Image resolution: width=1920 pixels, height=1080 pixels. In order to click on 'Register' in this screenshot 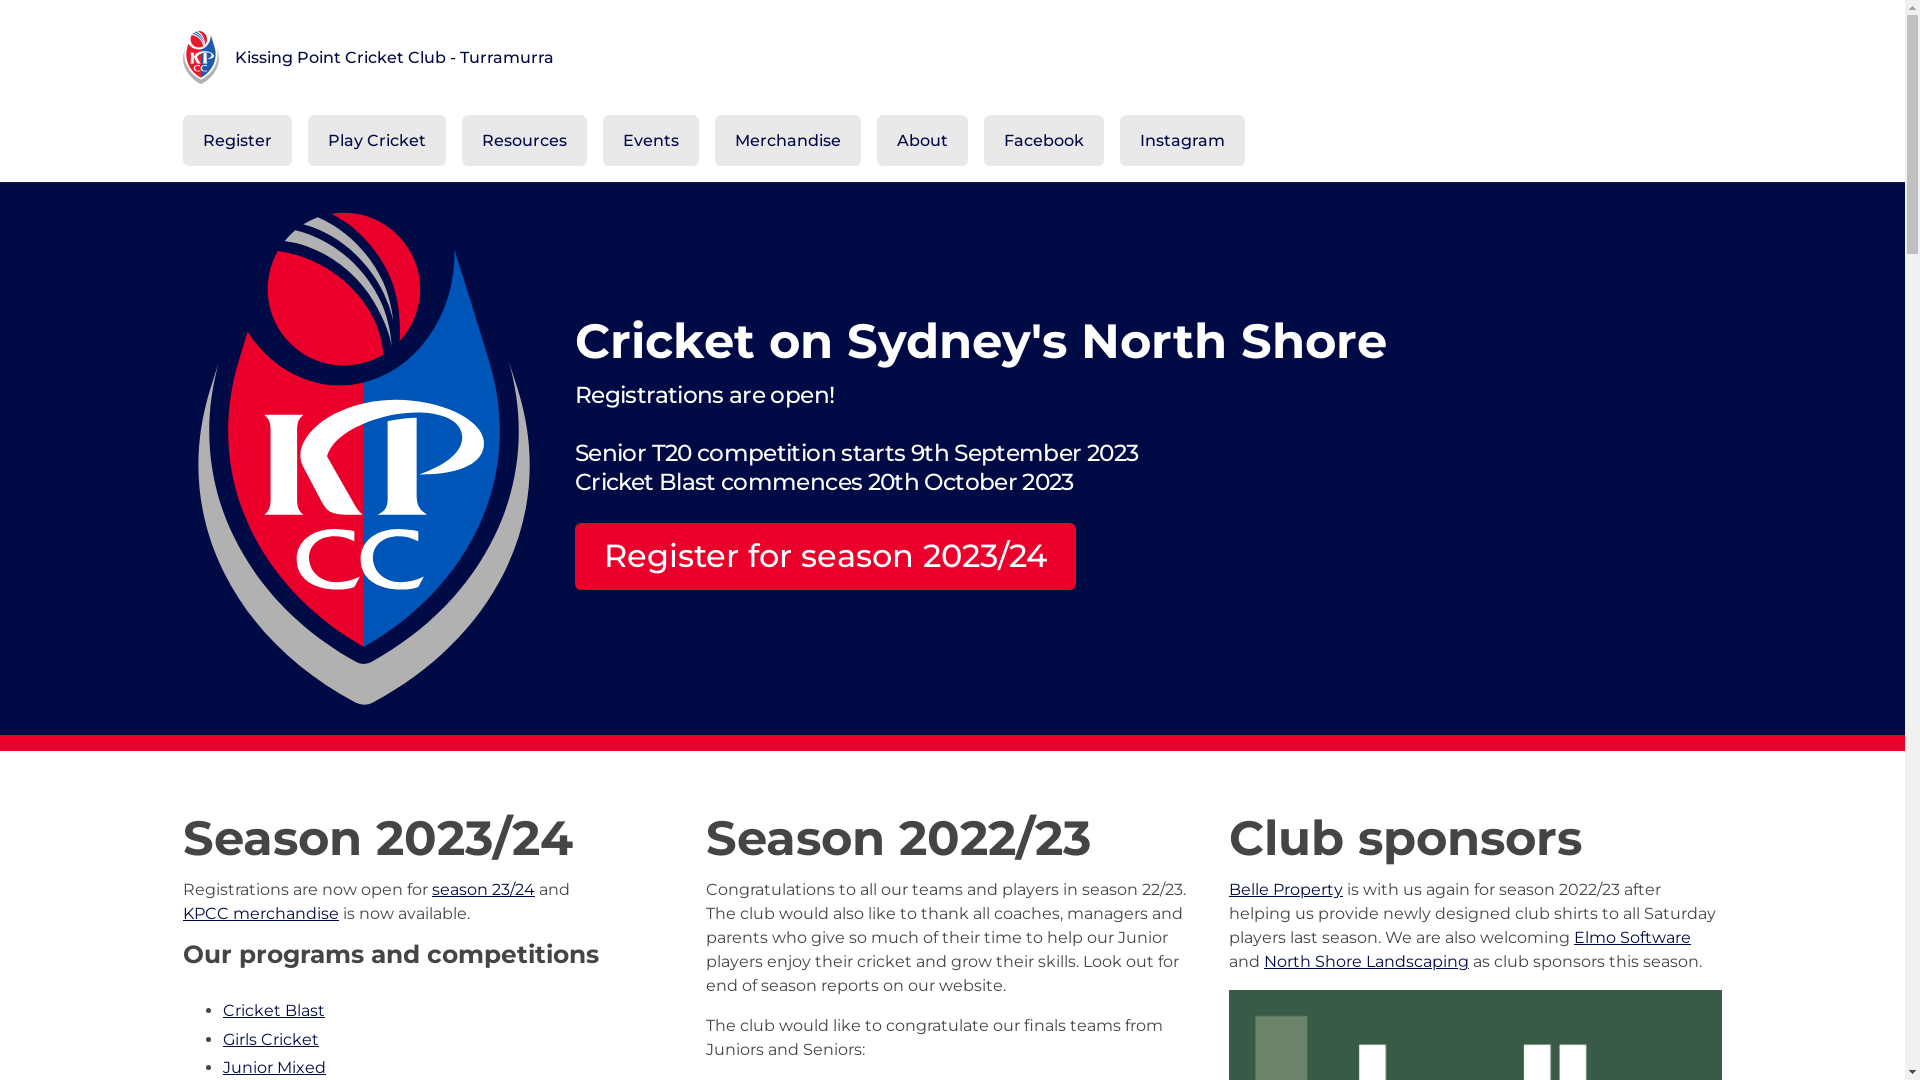, I will do `click(236, 139)`.